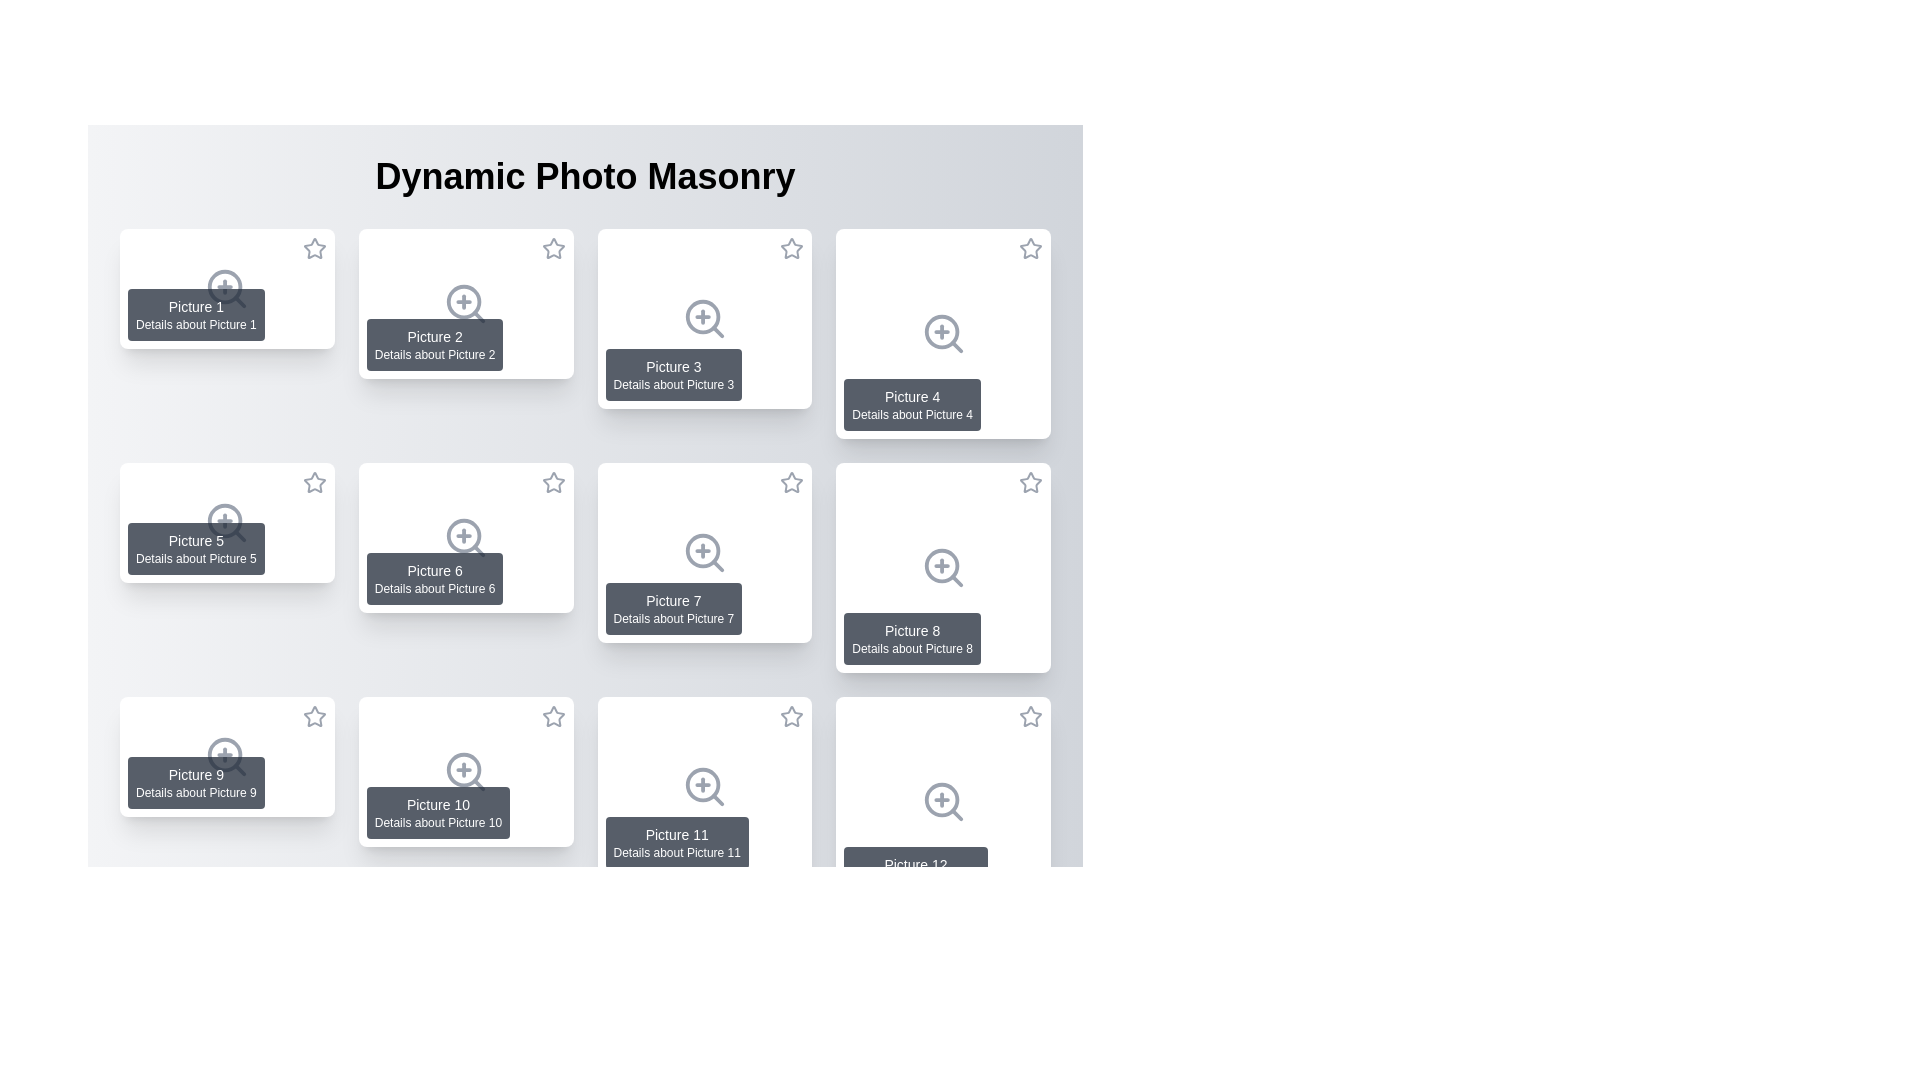  What do you see at coordinates (791, 247) in the screenshot?
I see `the star-shaped icon with a gray outline located in the top-right corner of 'Picture 3'` at bounding box center [791, 247].